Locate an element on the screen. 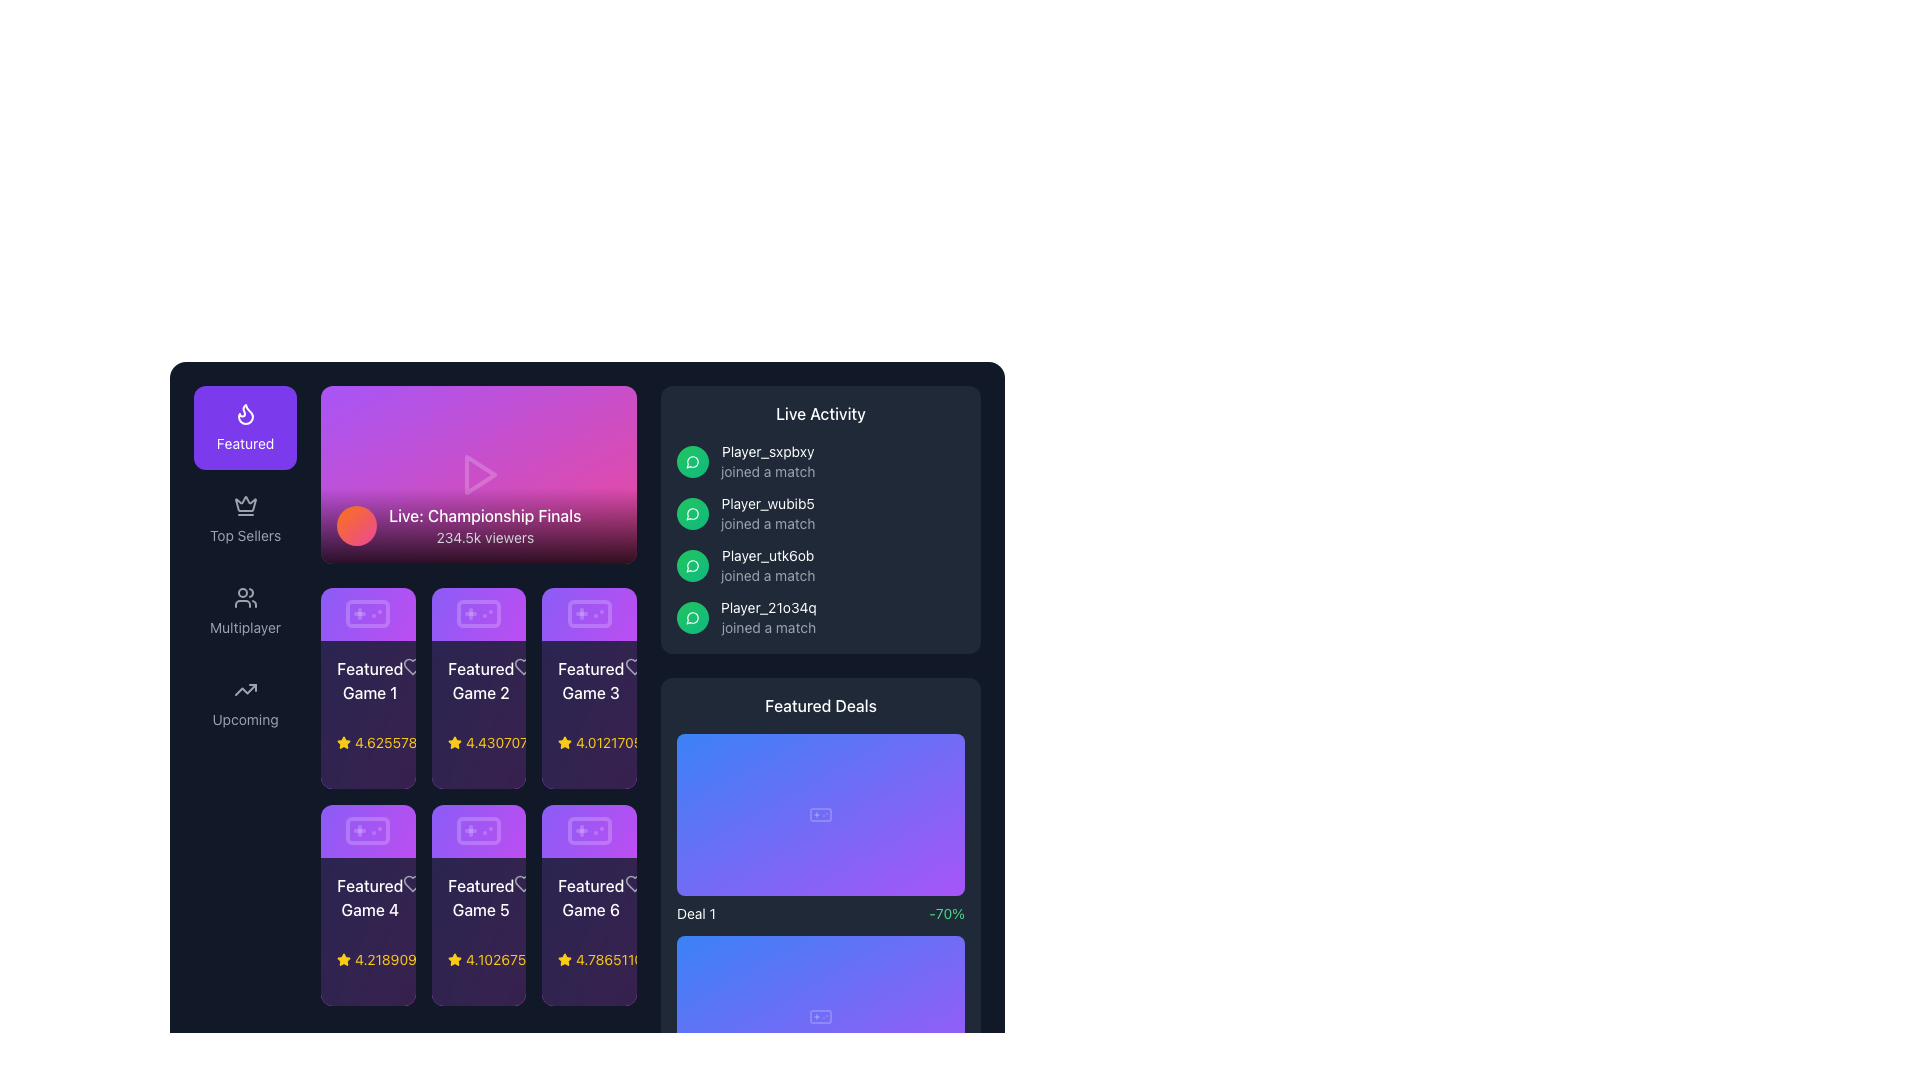  the content of the Text Display Panel that shows real-time updates for recent activities, specifically the entry where 'Player_21o34q' joined a match is located at coordinates (767, 616).